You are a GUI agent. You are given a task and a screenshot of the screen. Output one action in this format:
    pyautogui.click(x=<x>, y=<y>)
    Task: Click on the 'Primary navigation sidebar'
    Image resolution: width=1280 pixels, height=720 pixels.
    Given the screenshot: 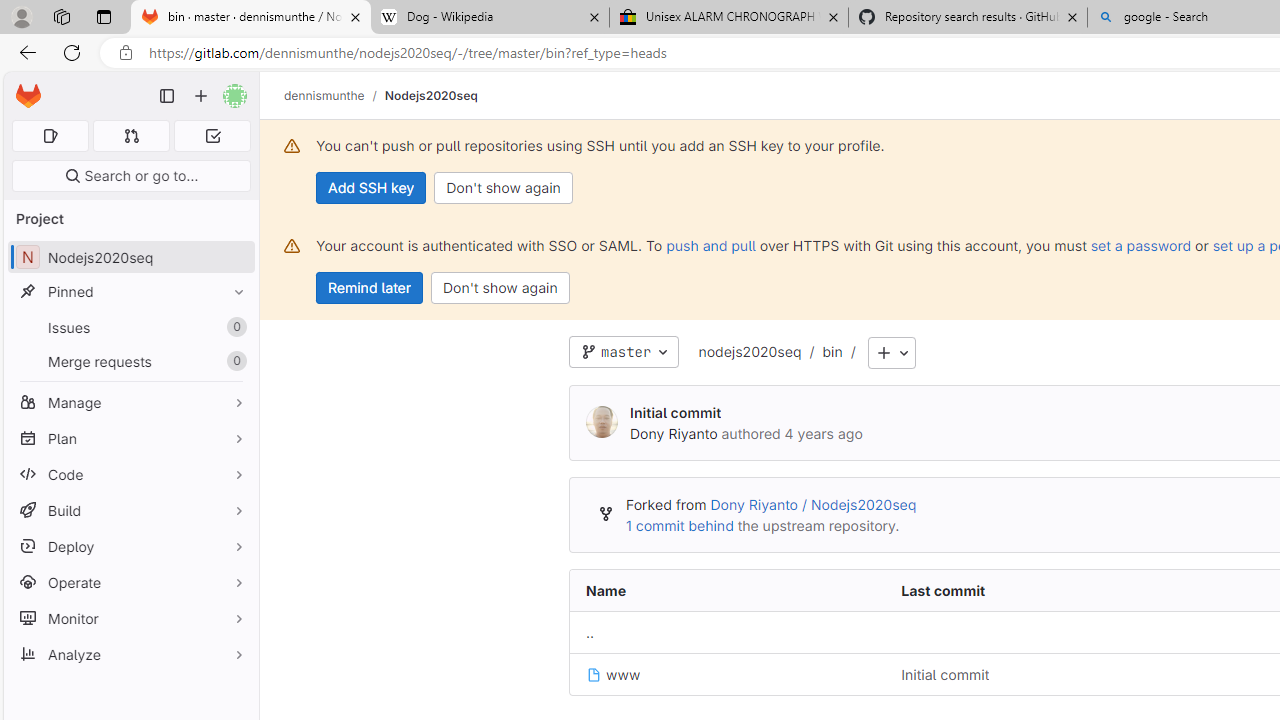 What is the action you would take?
    pyautogui.click(x=167, y=96)
    